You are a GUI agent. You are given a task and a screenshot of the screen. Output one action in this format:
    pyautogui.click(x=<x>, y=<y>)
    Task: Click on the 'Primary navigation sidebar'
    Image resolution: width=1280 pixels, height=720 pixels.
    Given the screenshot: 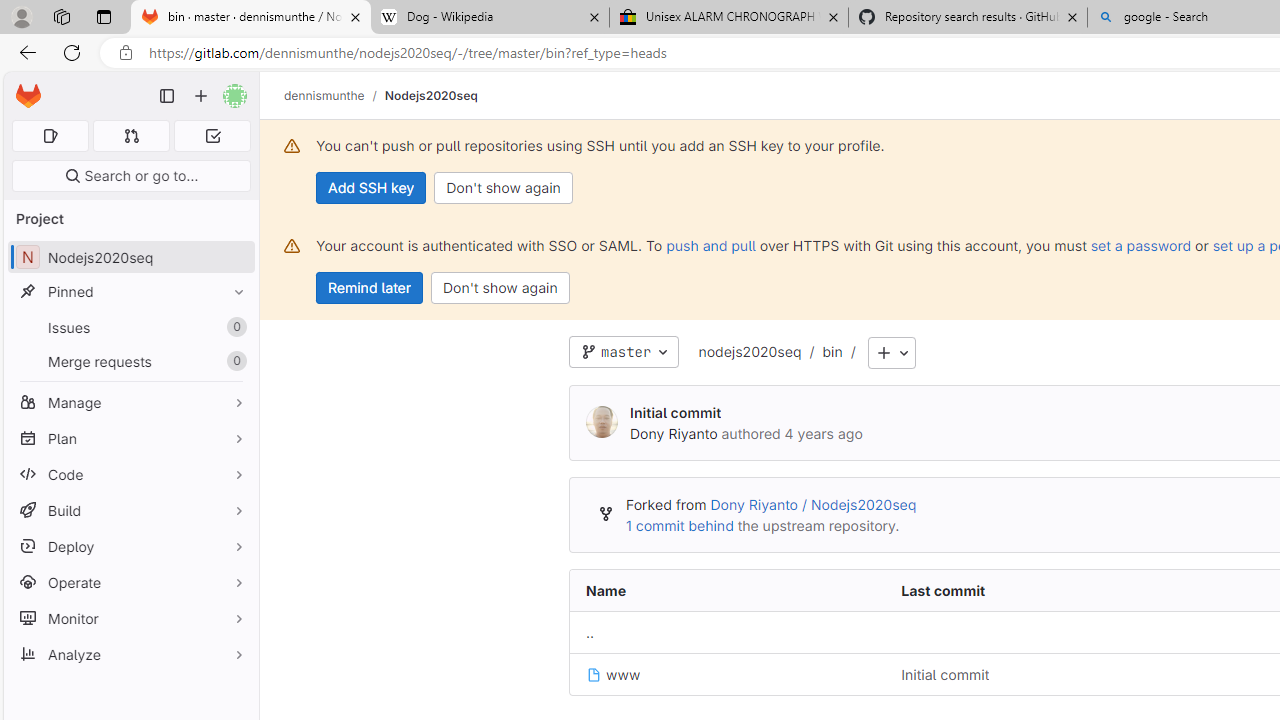 What is the action you would take?
    pyautogui.click(x=167, y=96)
    